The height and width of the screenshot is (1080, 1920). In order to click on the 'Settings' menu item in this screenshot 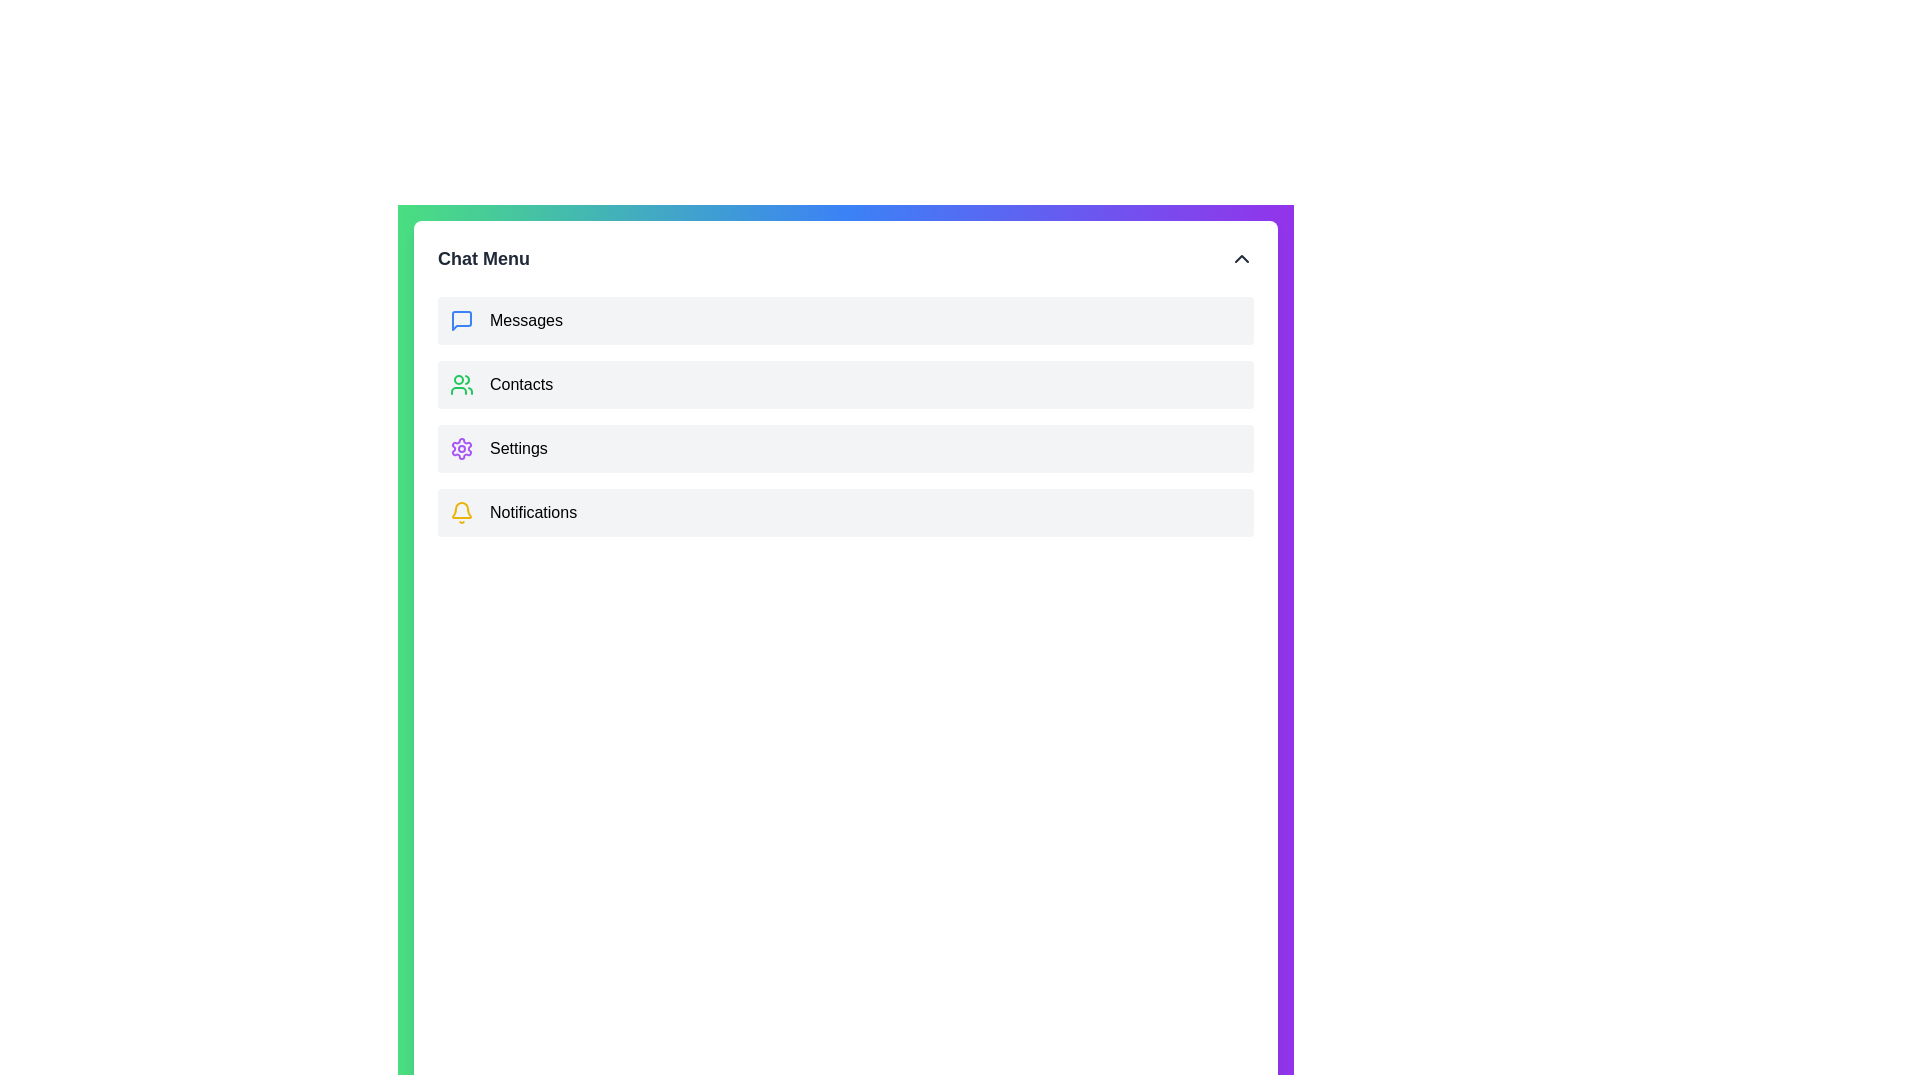, I will do `click(845, 447)`.